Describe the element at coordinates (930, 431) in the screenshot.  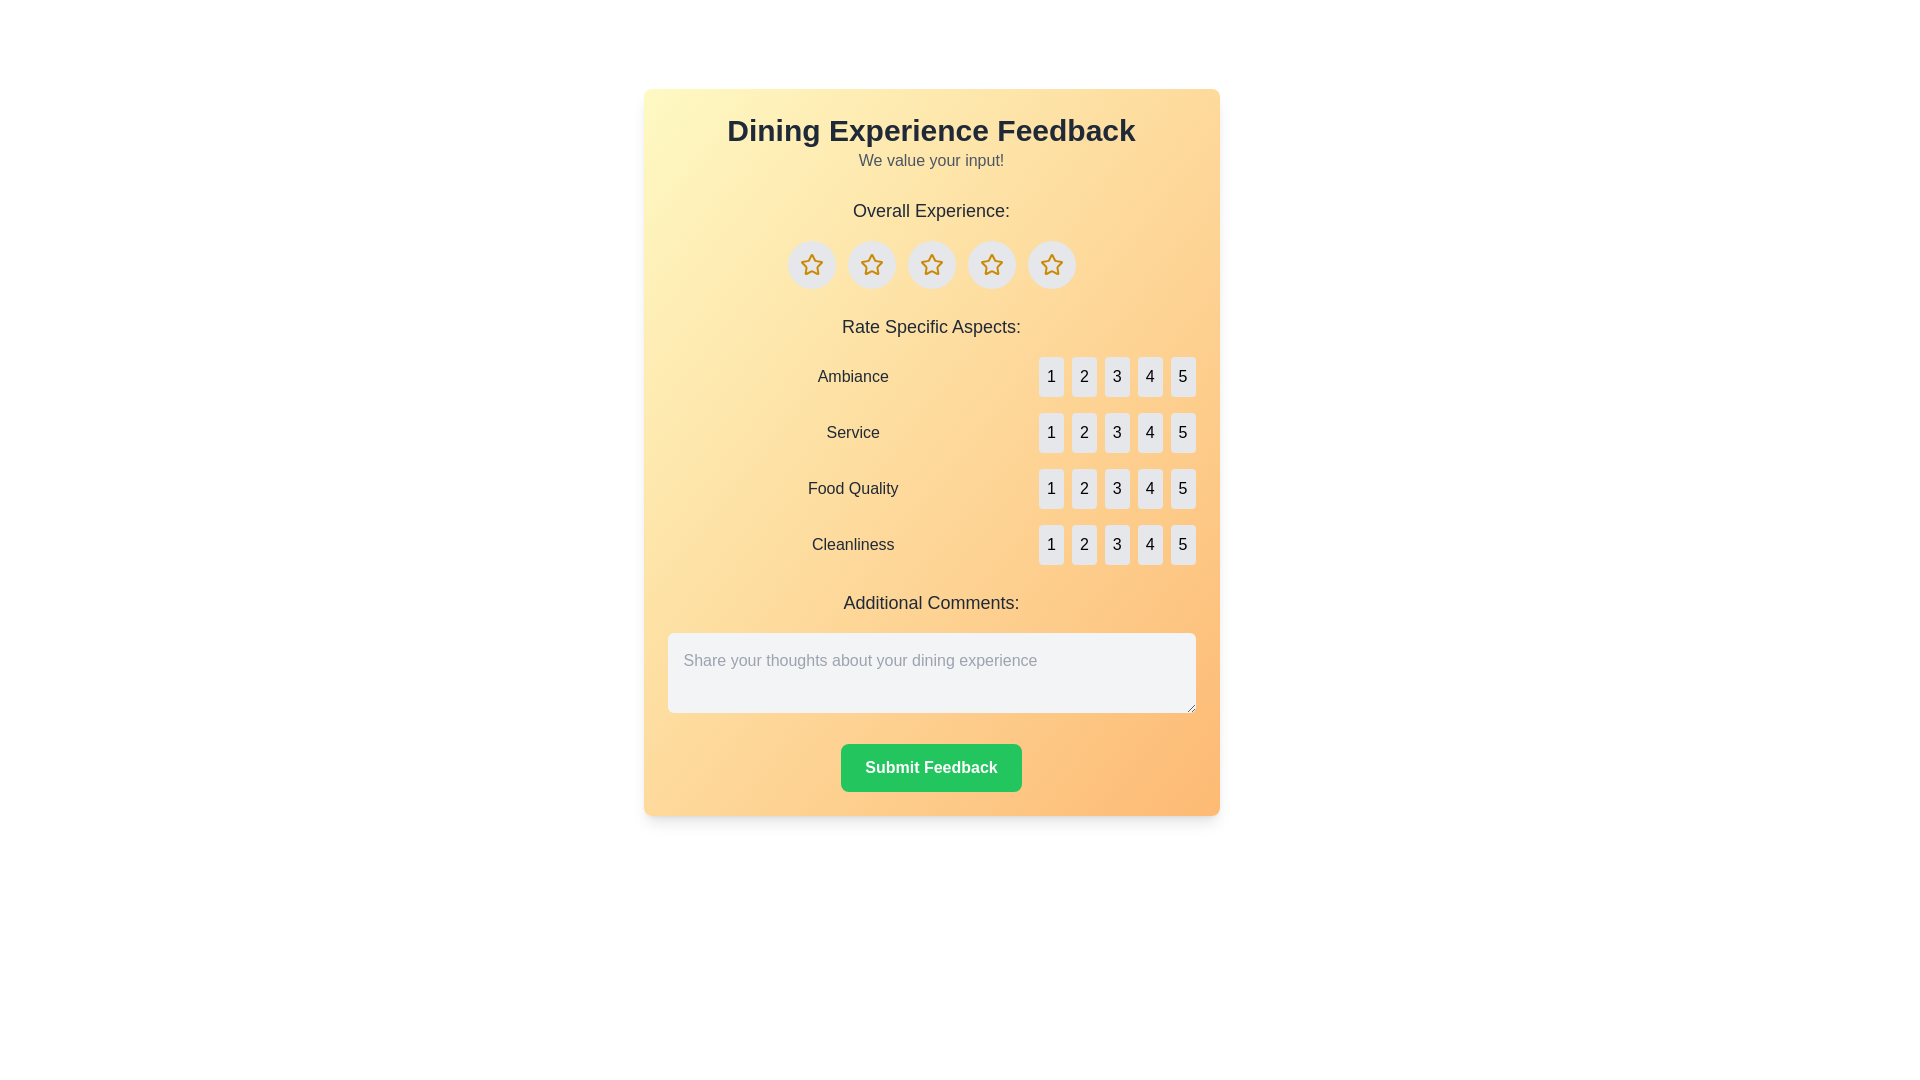
I see `the interactive rating buttons for the 'Service' aspect, which is located under 'Rate Specific Aspects:' in the second item of the list, between 'Ambiance' and 'Food Quality'` at that location.